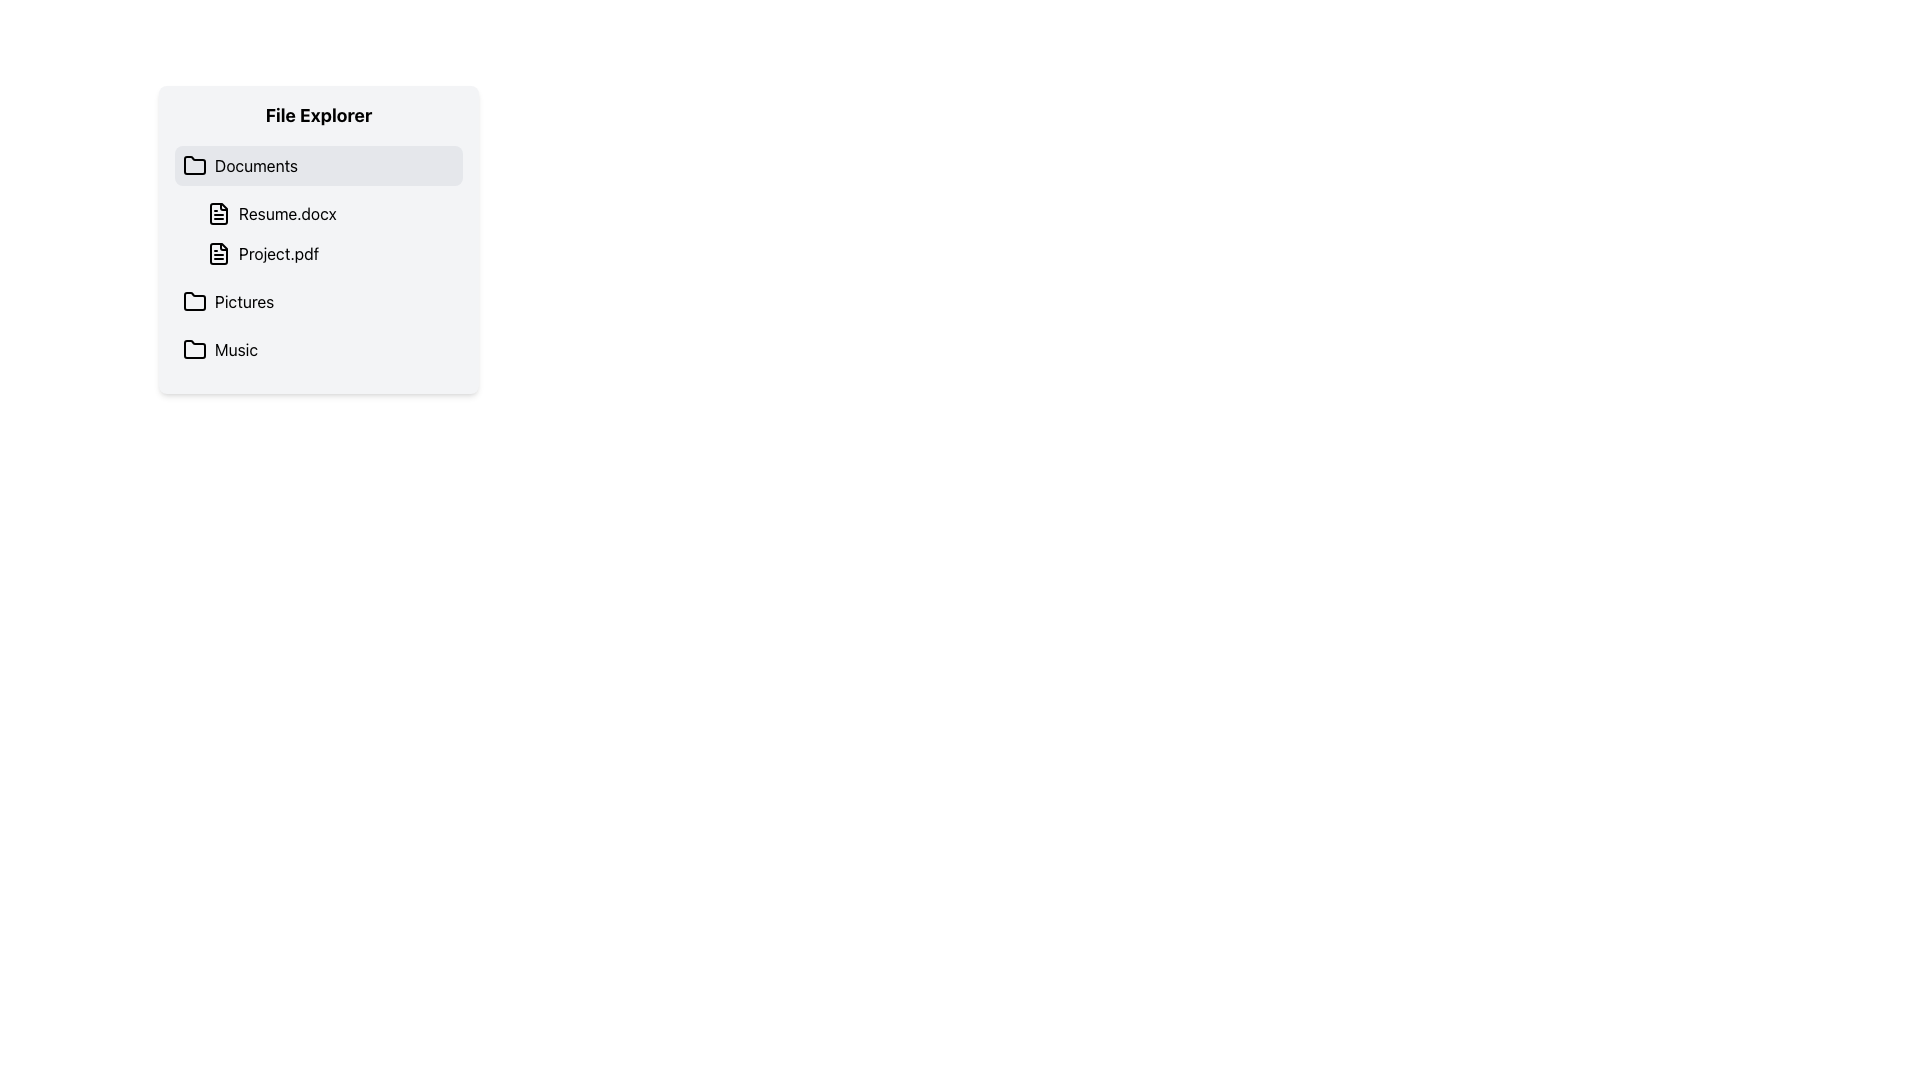  Describe the element at coordinates (317, 349) in the screenshot. I see `the fourth folder entry labeled 'Music' in the file explorer` at that location.